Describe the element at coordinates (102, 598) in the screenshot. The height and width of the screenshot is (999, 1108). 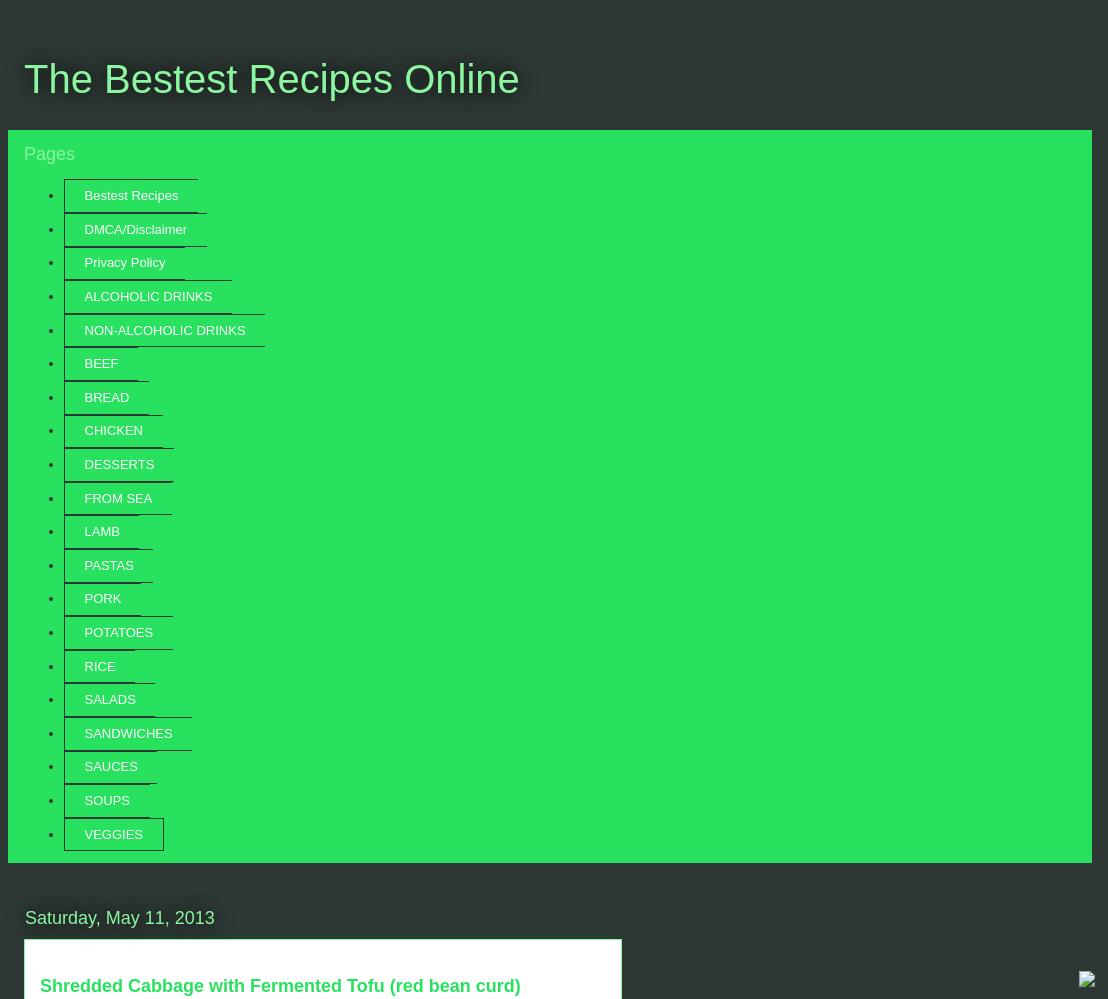
I see `'PORK'` at that location.